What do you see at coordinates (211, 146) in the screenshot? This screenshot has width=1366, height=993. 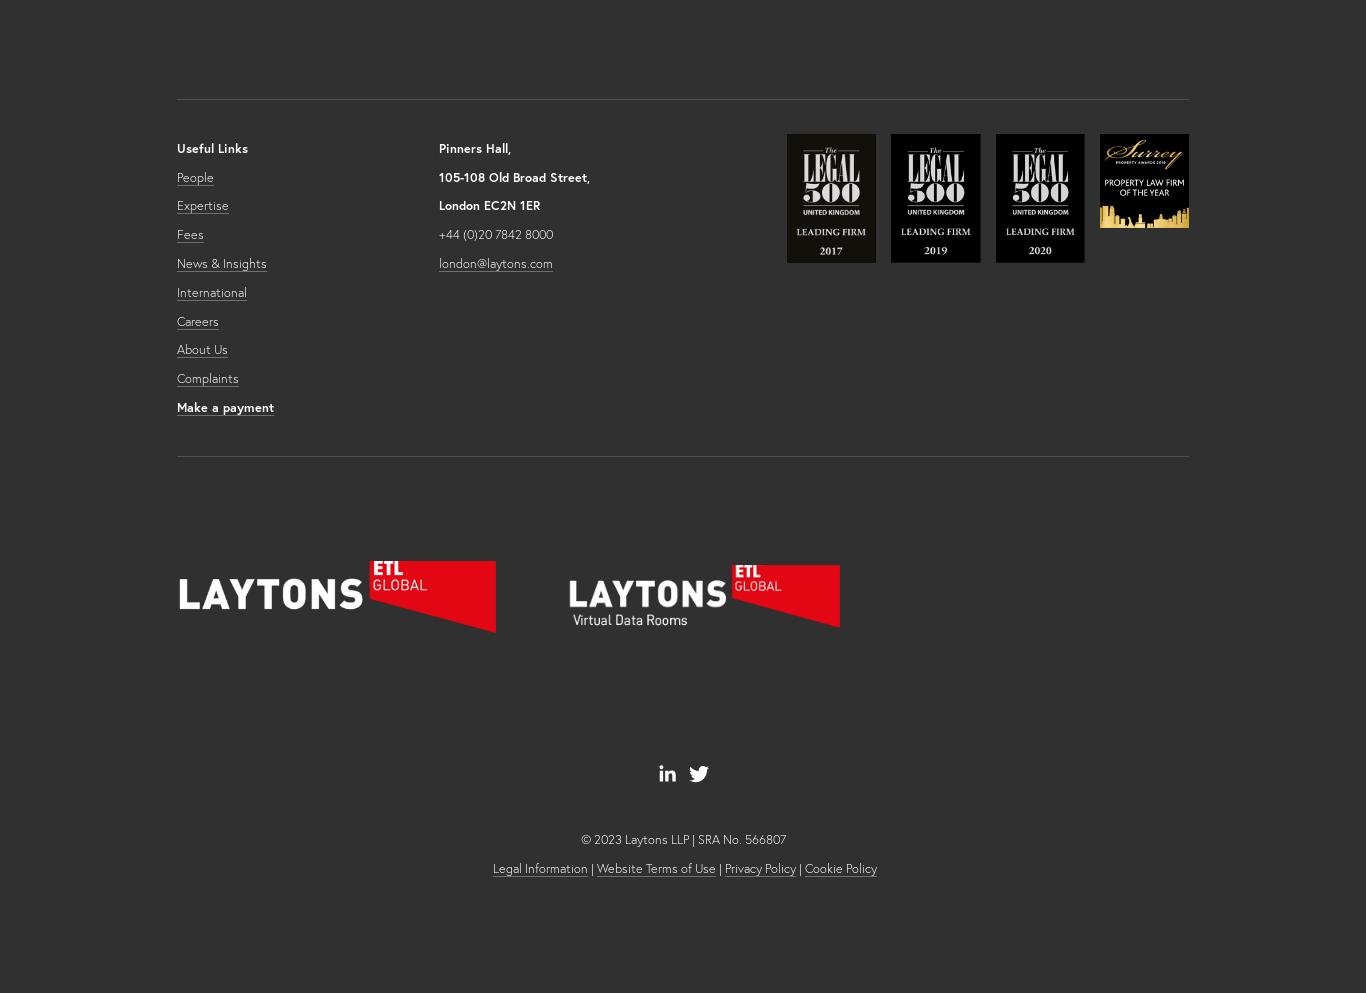 I see `'Useful Links'` at bounding box center [211, 146].